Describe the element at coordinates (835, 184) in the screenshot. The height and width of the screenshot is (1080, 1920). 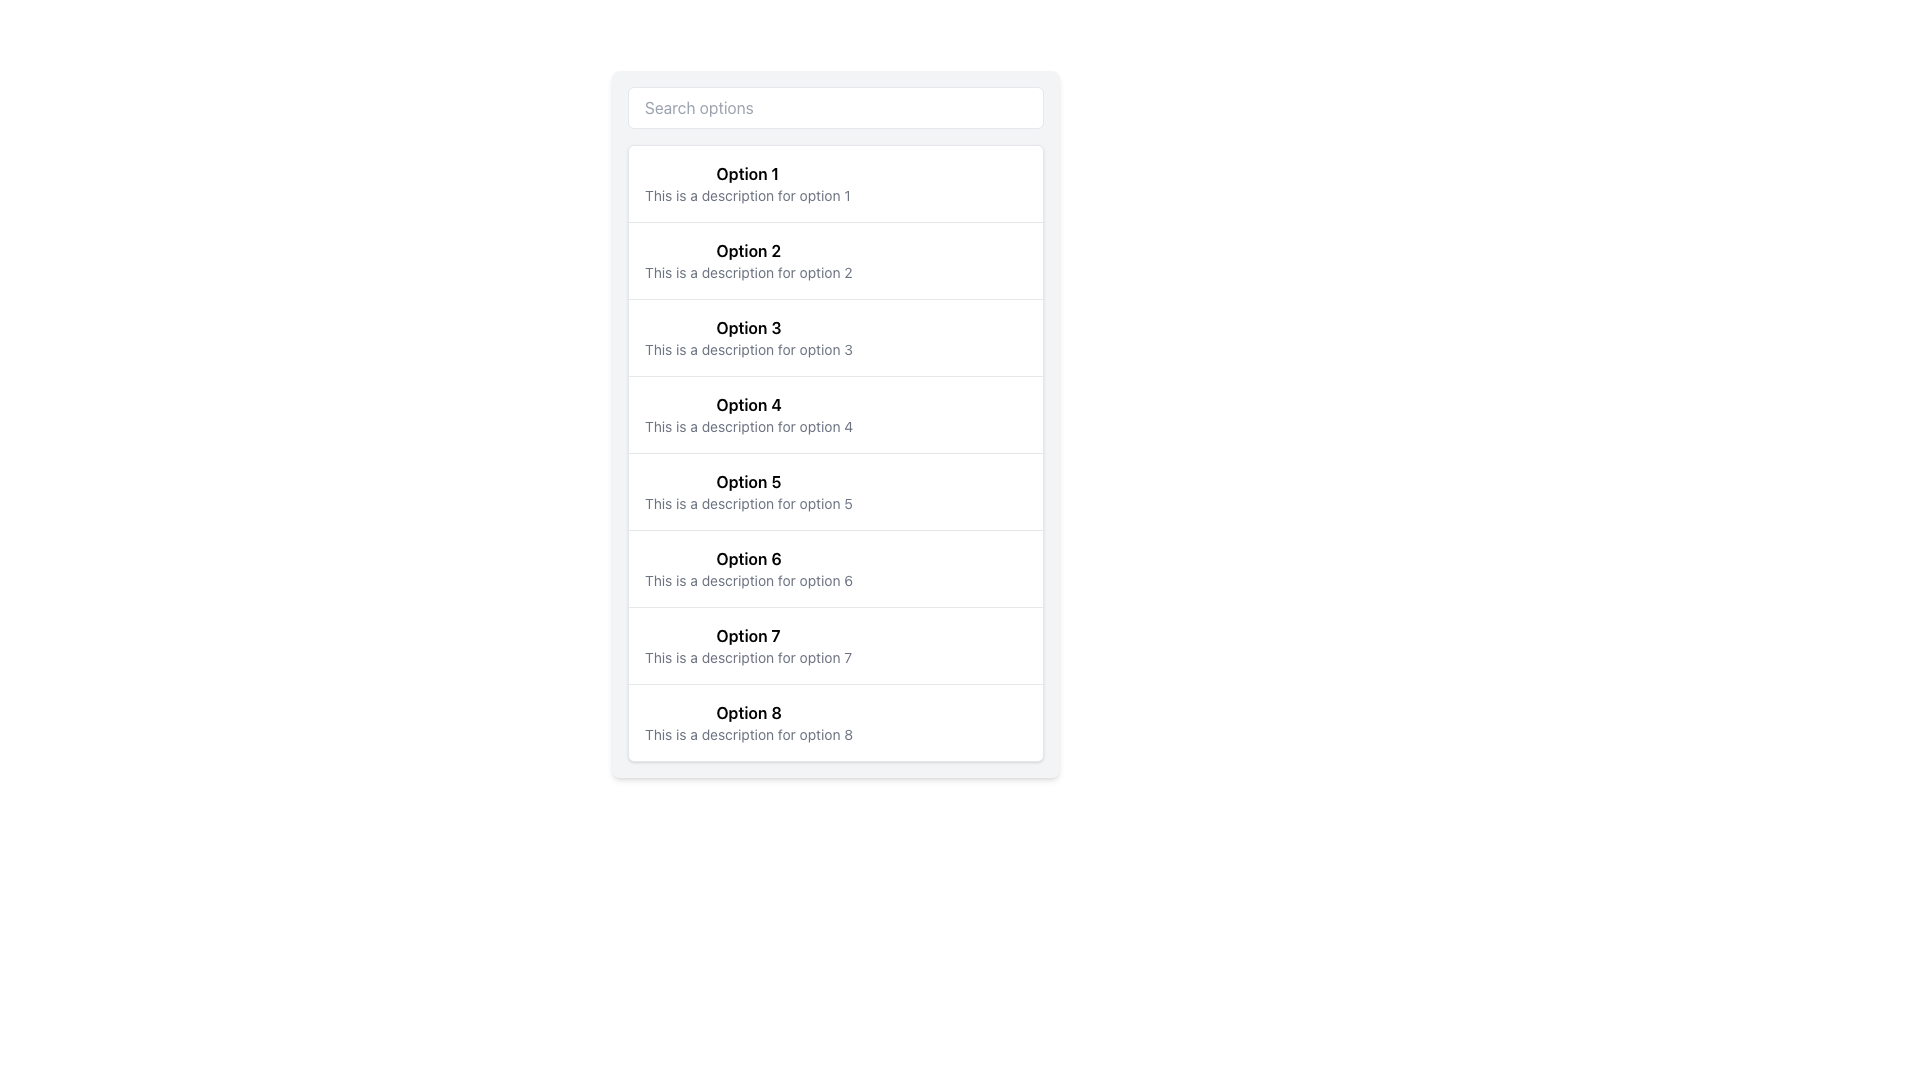
I see `the first list item containing the title 'Option 1' and the description 'This is a description for option 1'` at that location.